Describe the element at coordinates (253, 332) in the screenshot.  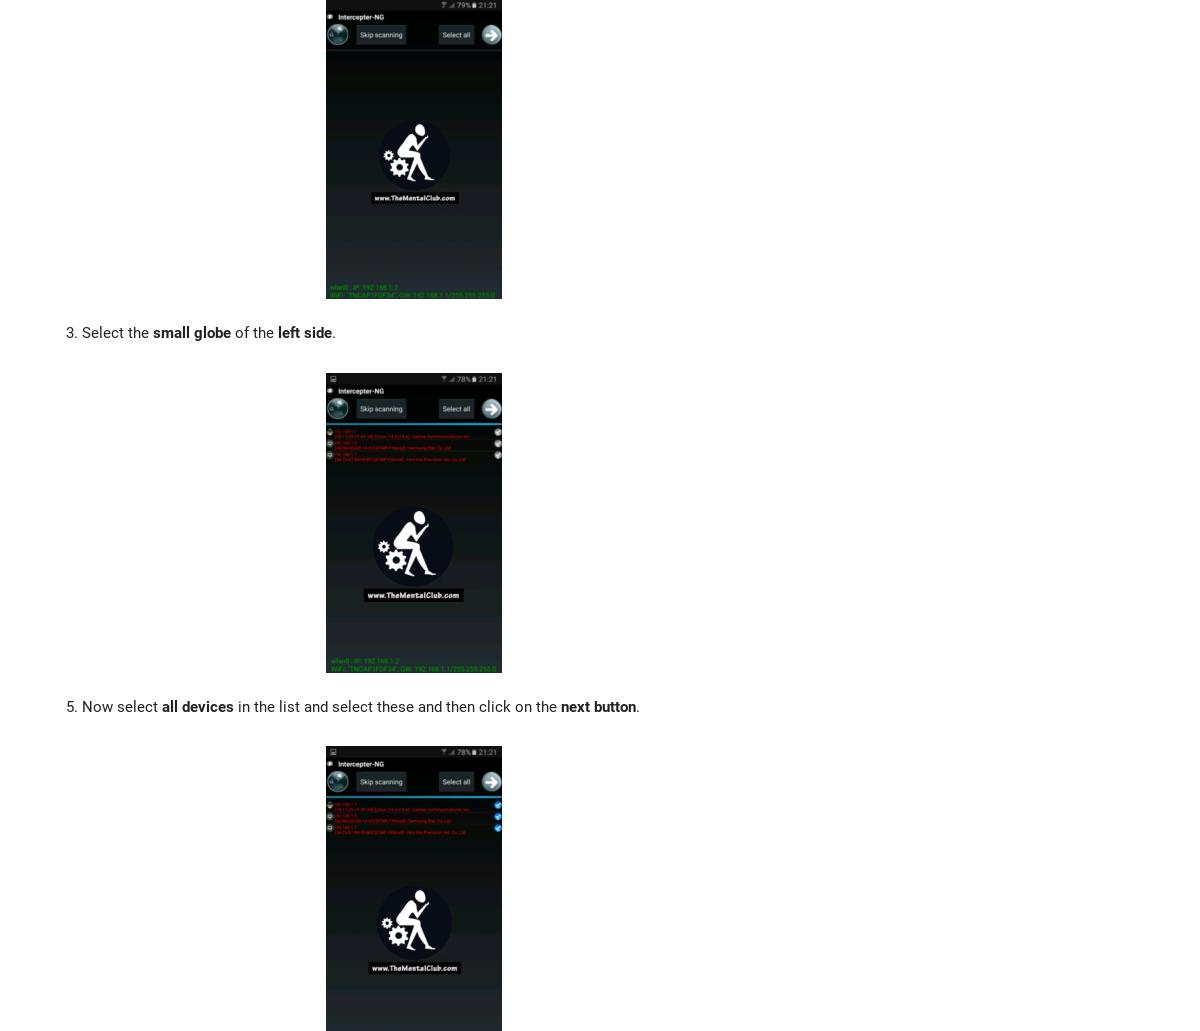
I see `'of the'` at that location.